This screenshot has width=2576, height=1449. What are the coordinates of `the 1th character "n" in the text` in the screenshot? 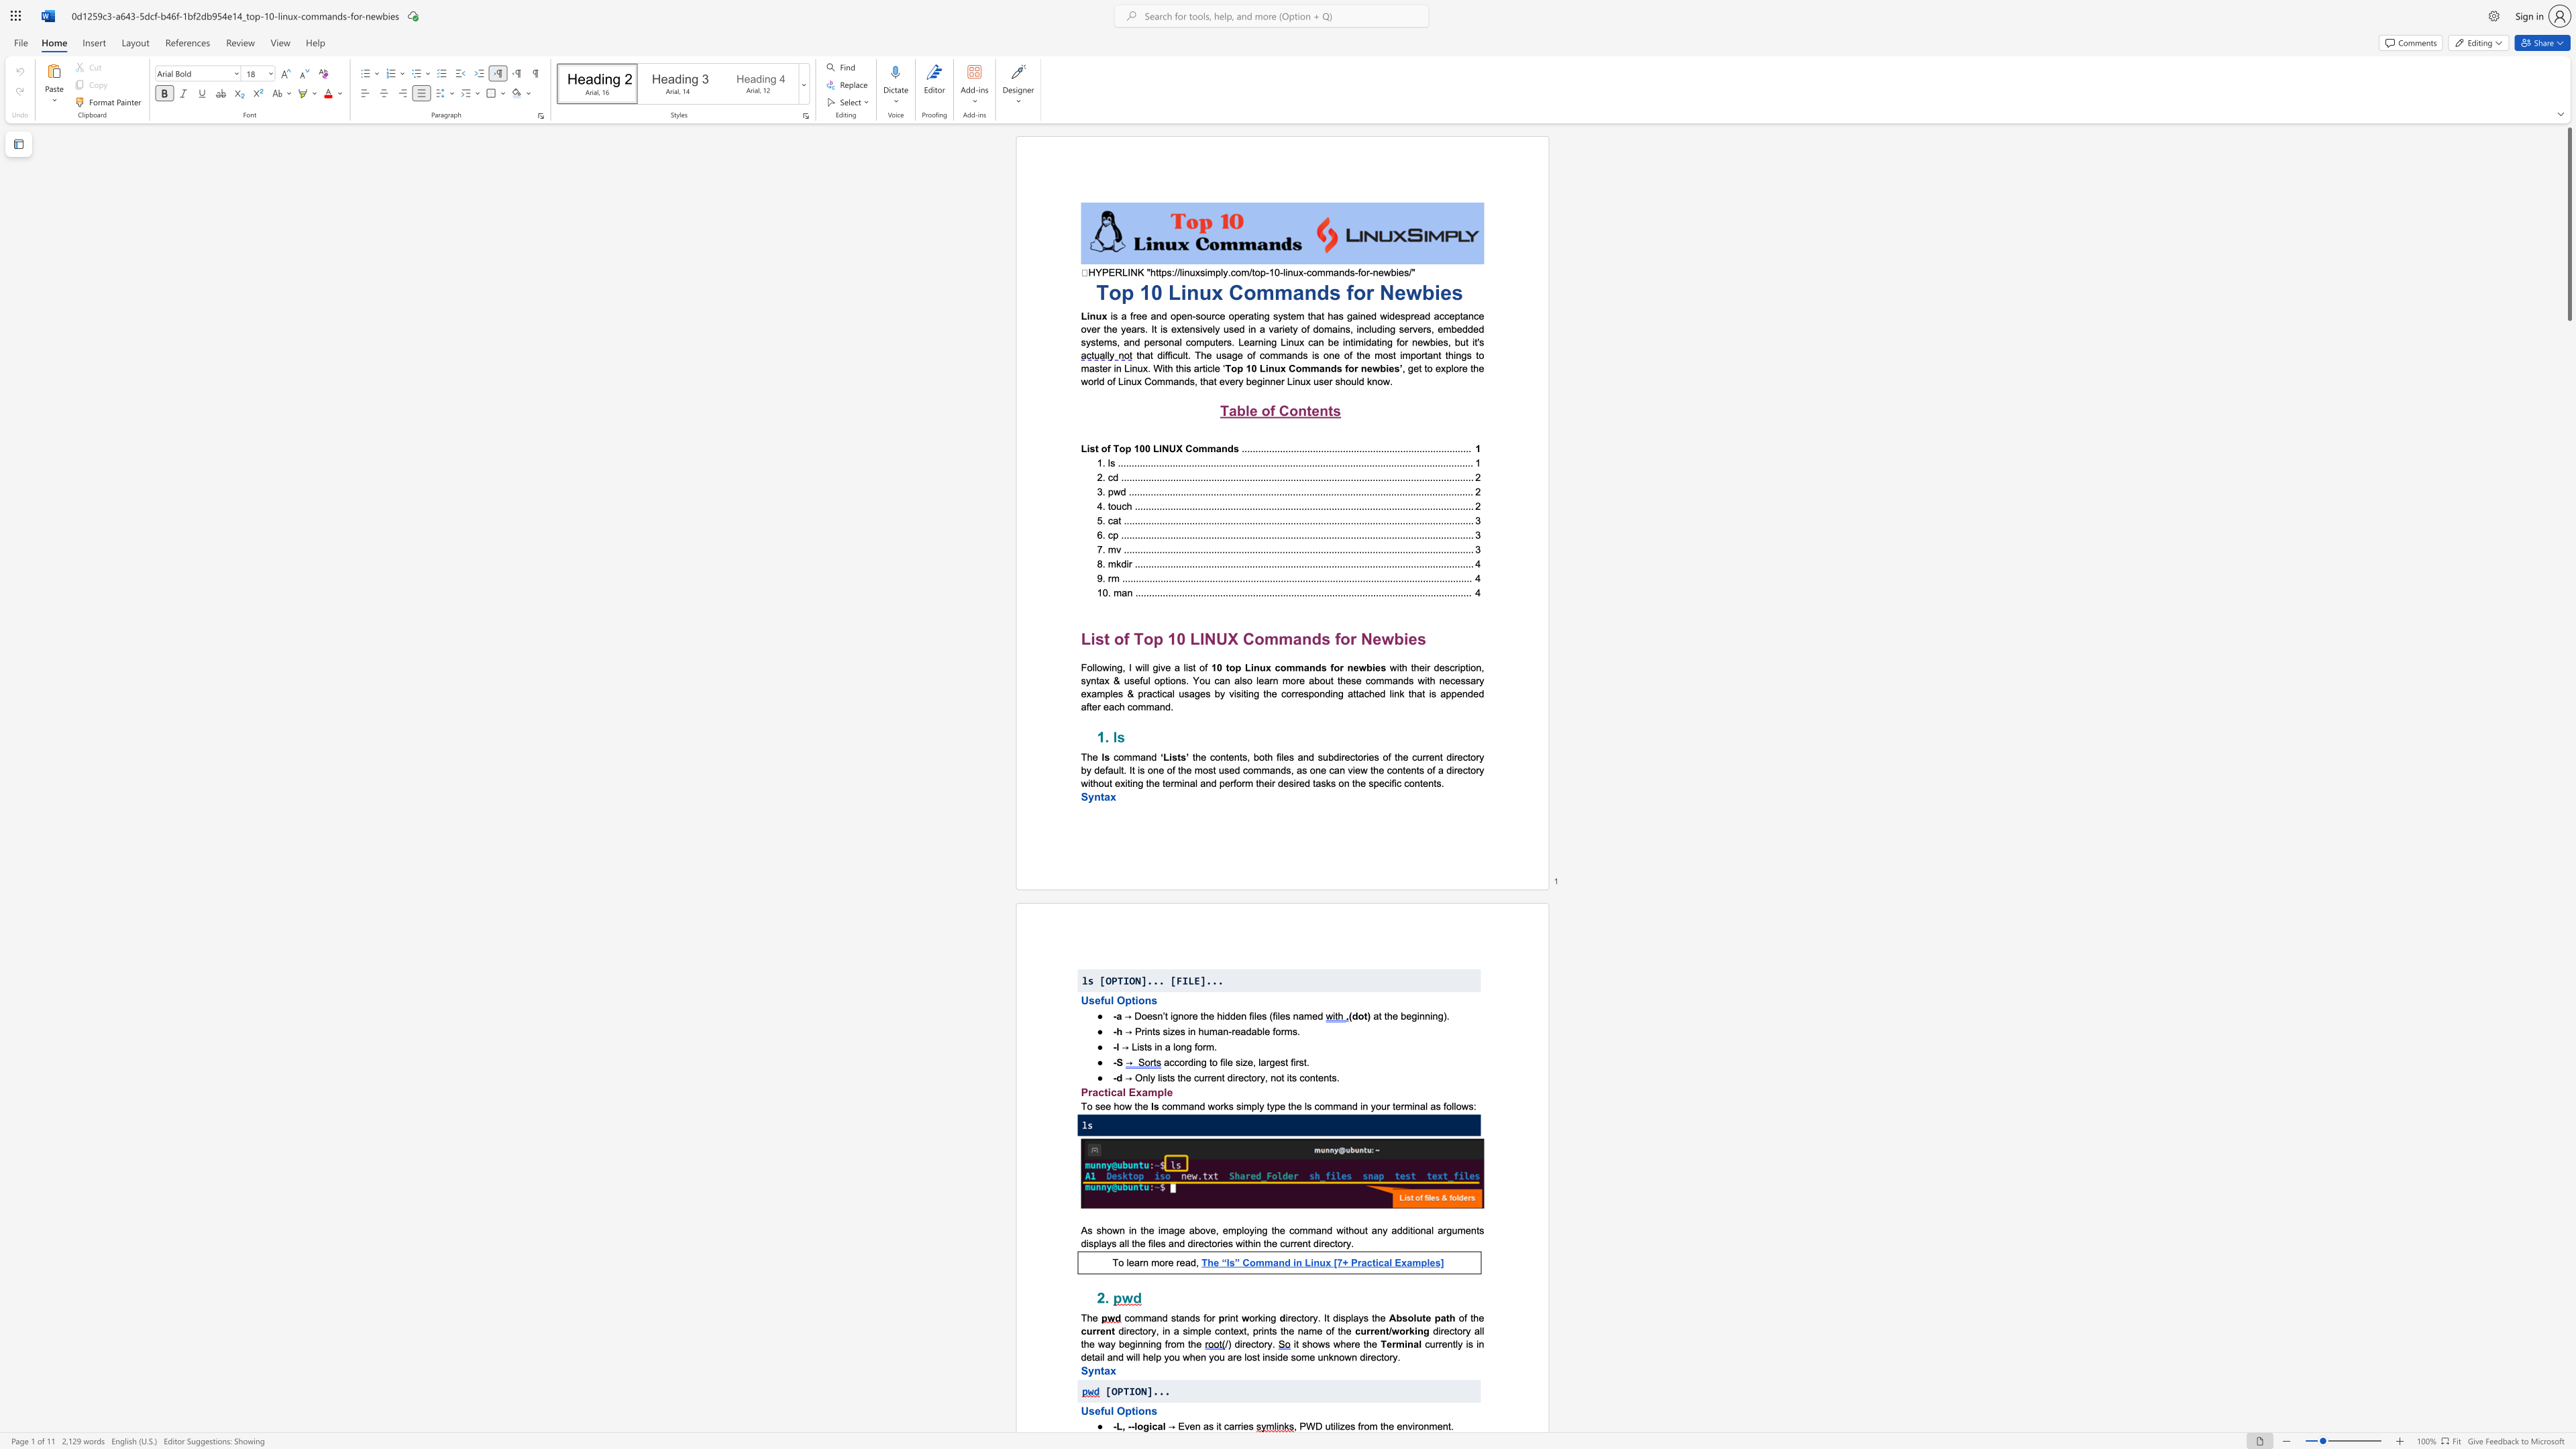 It's located at (1146, 1000).